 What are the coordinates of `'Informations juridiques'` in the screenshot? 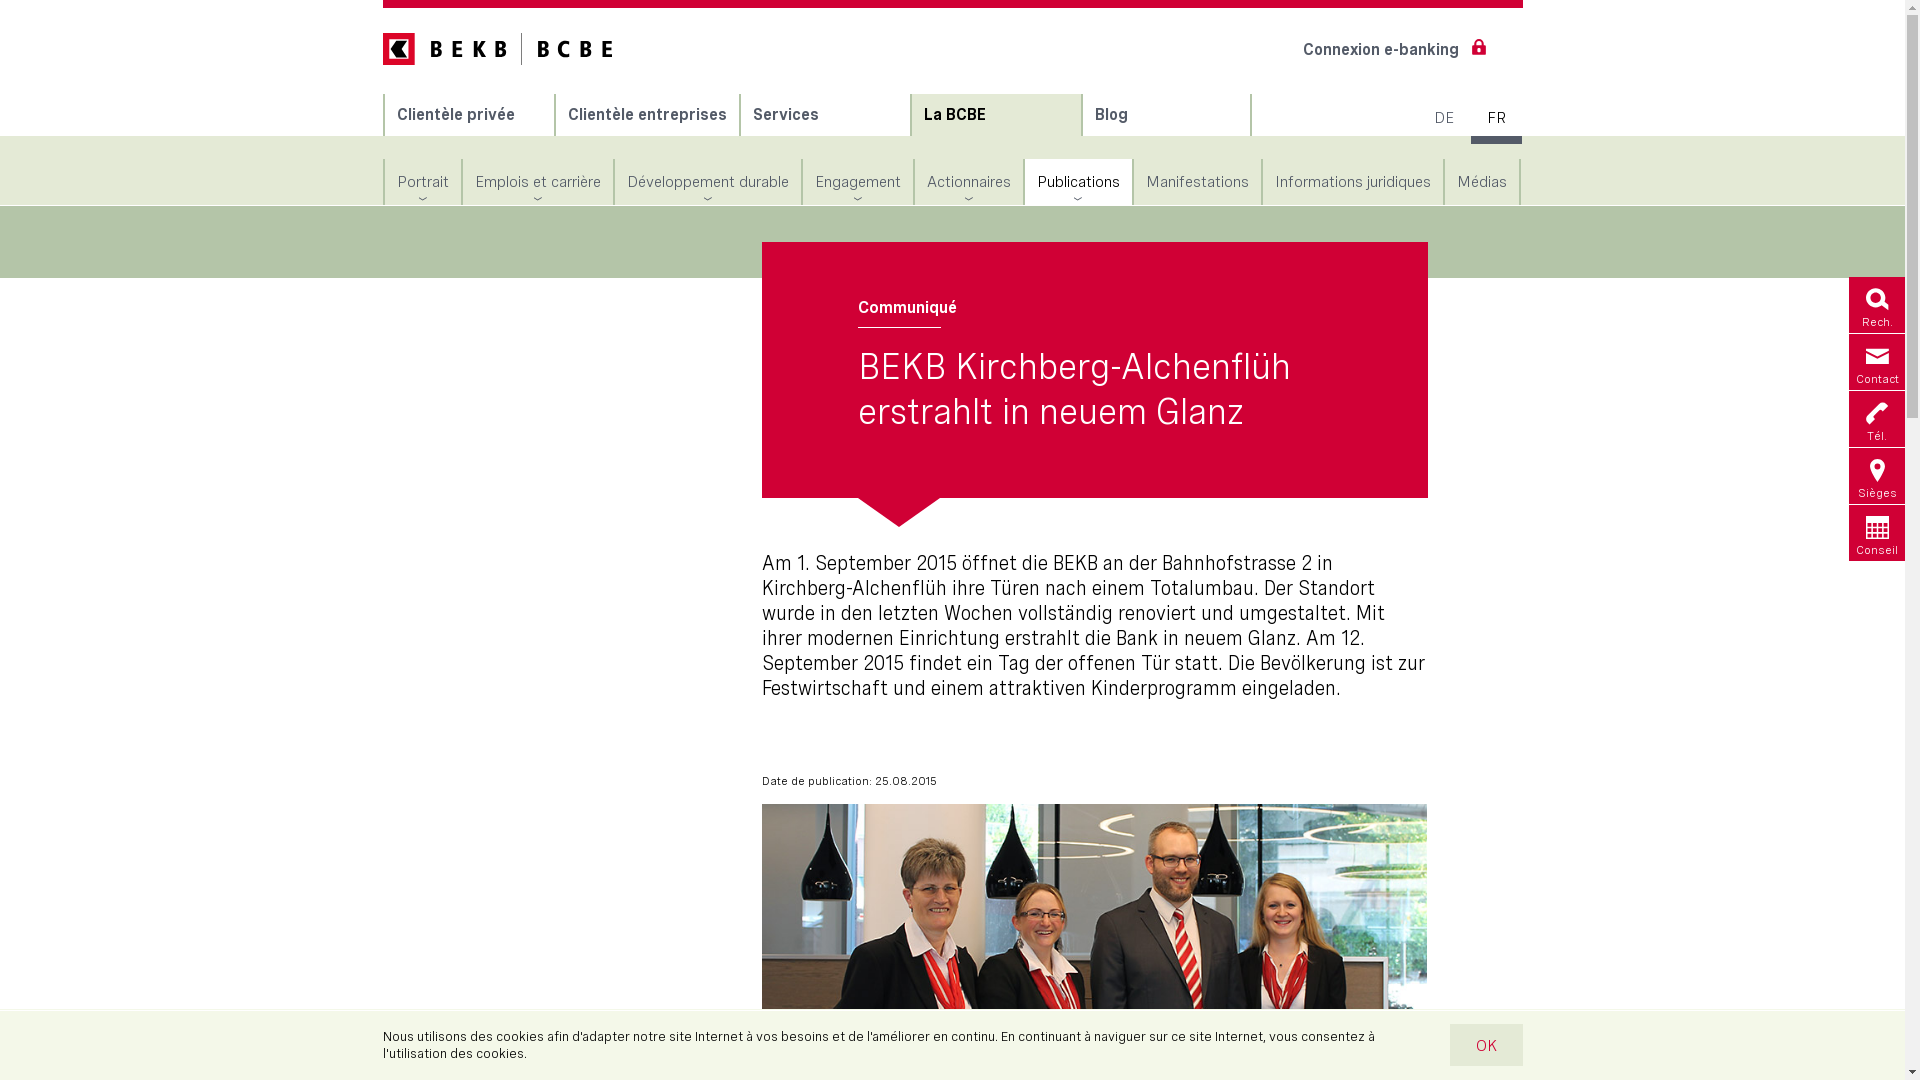 It's located at (1352, 181).